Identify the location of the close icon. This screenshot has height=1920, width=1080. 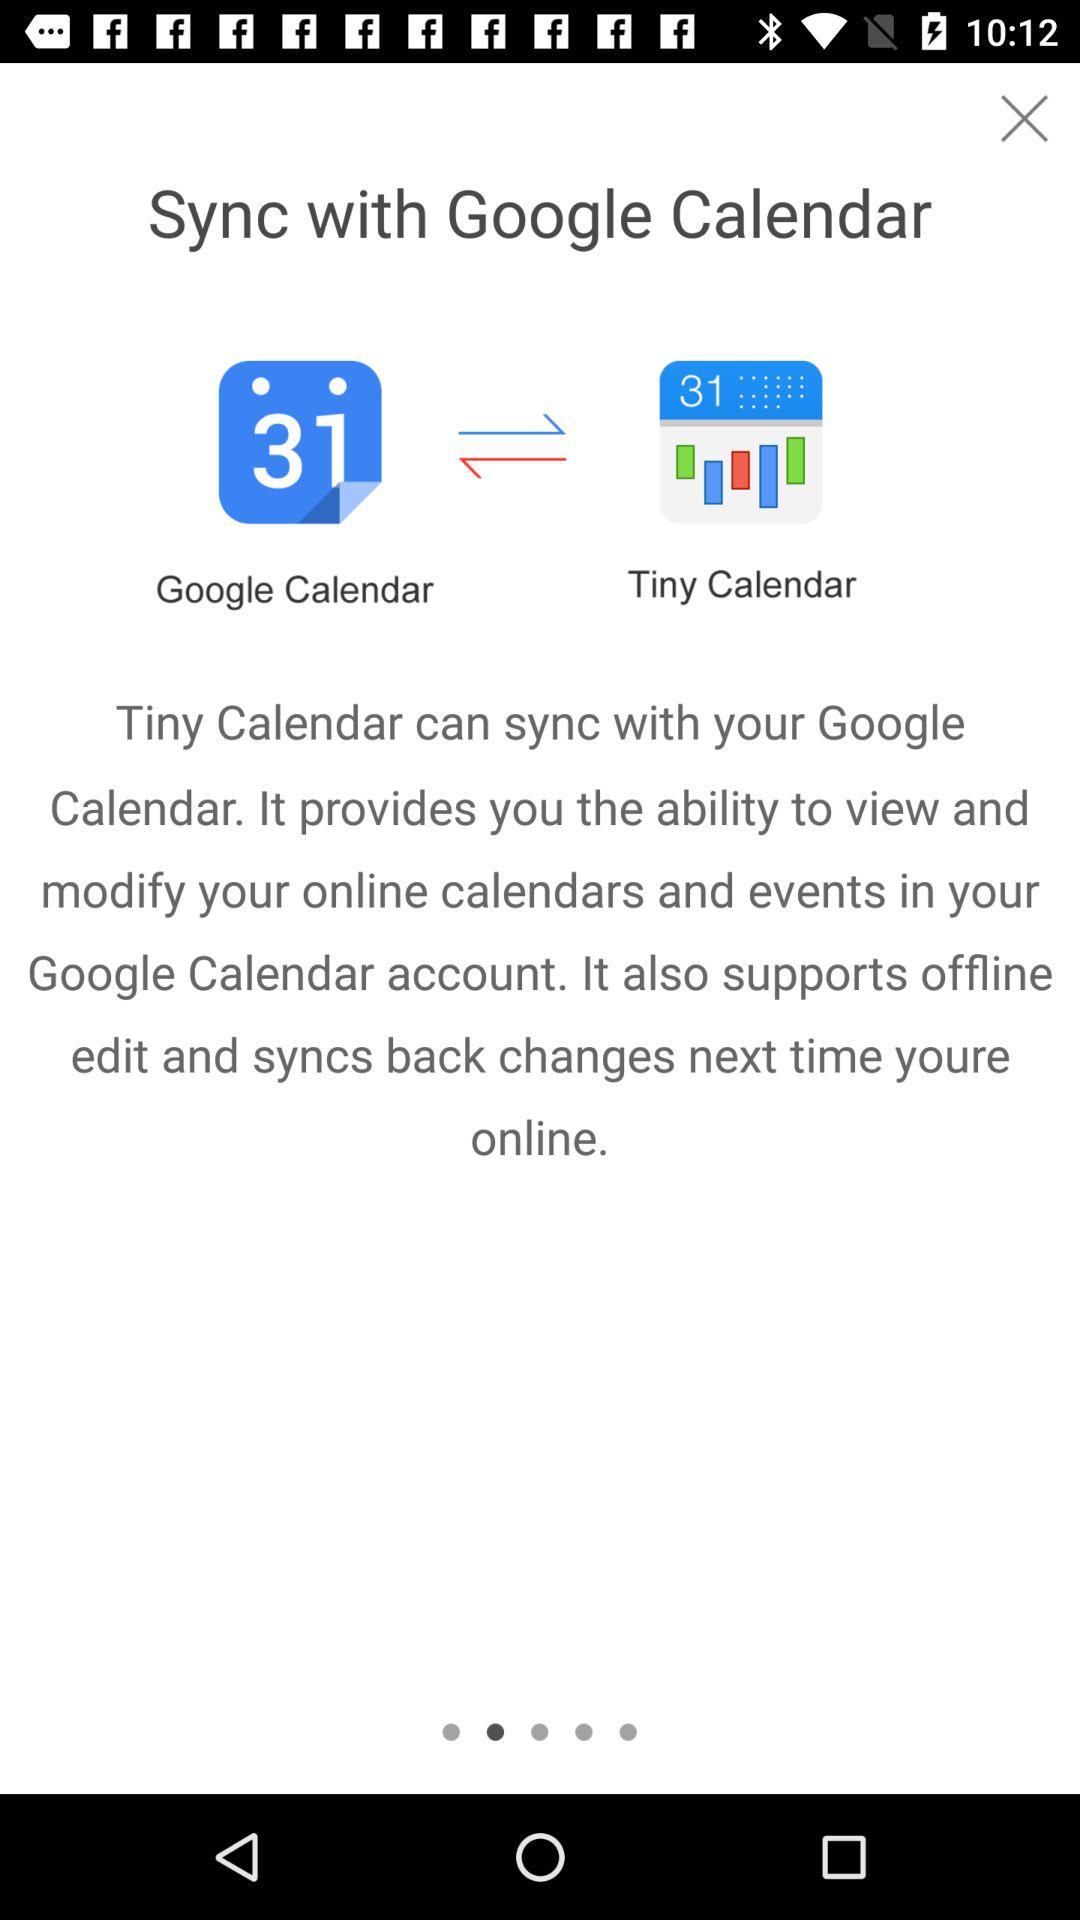
(1024, 117).